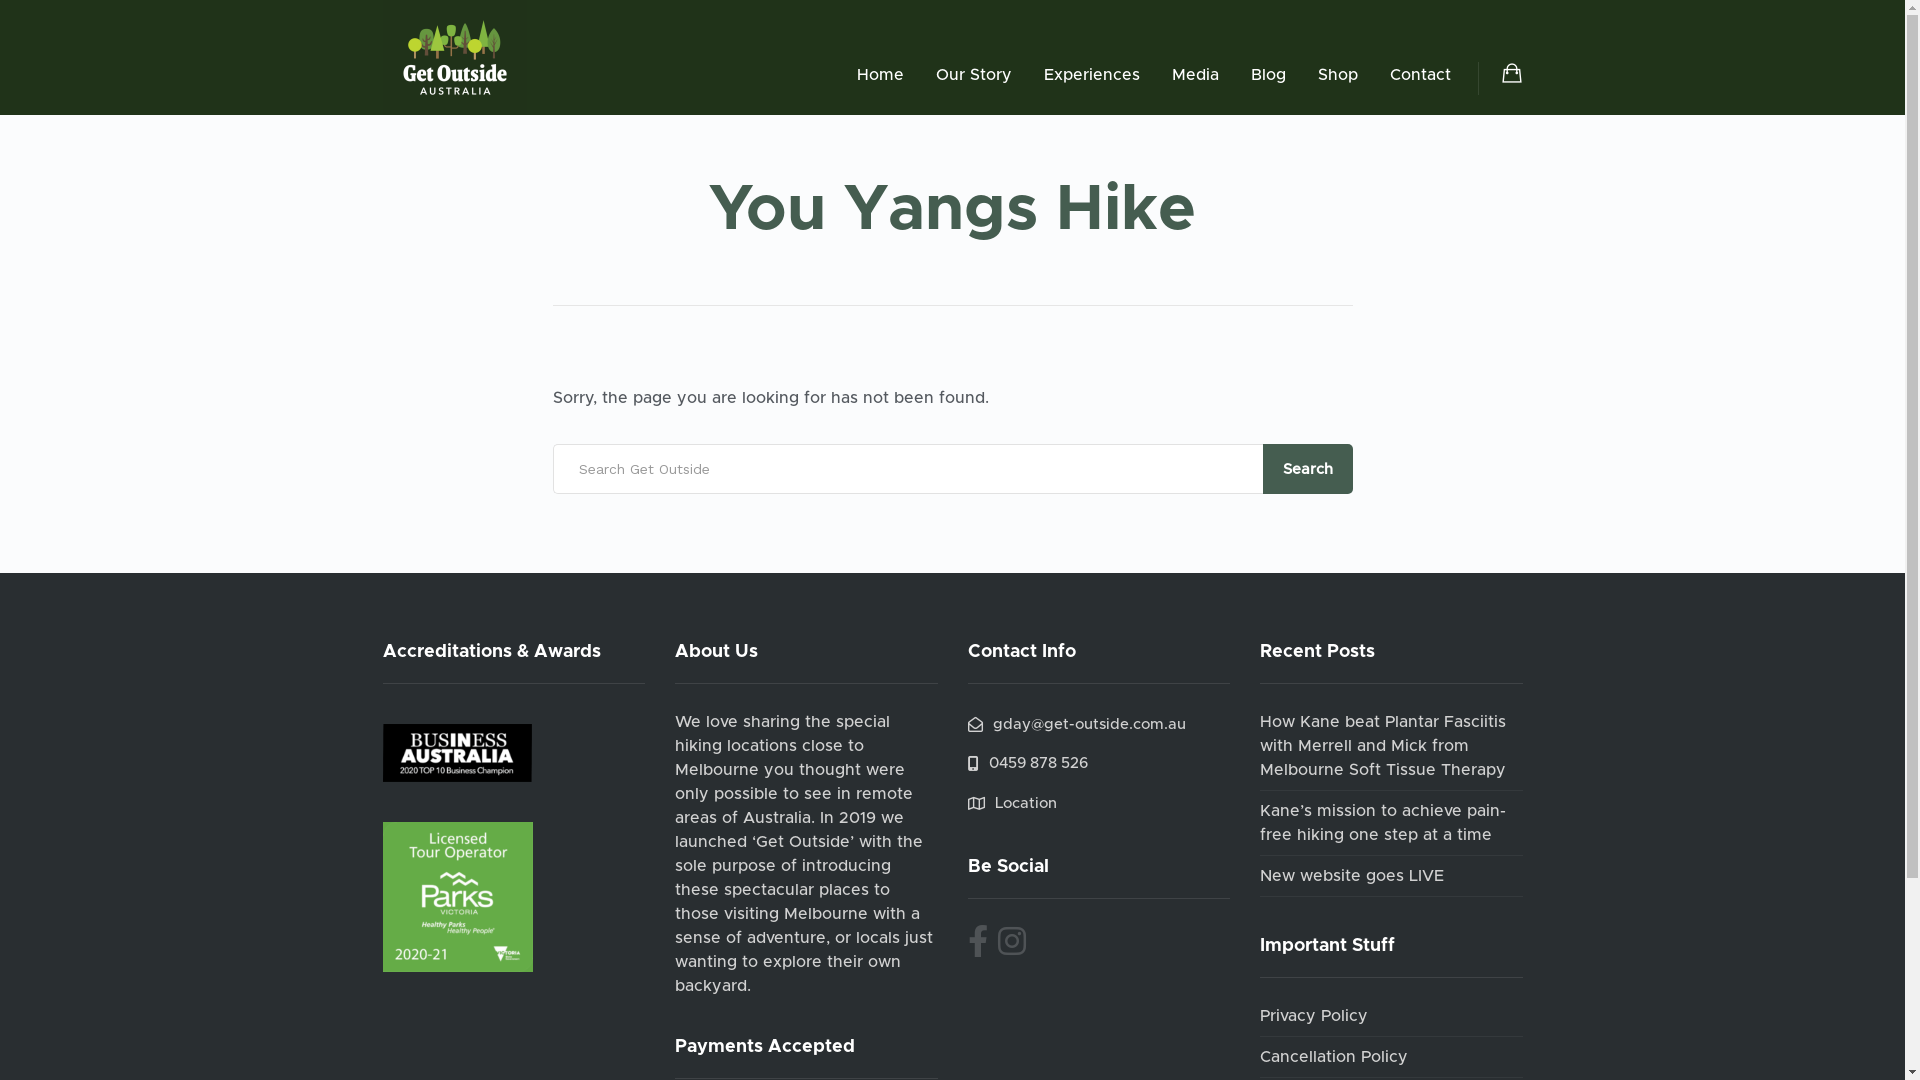  I want to click on '0459 878 526', so click(1027, 763).